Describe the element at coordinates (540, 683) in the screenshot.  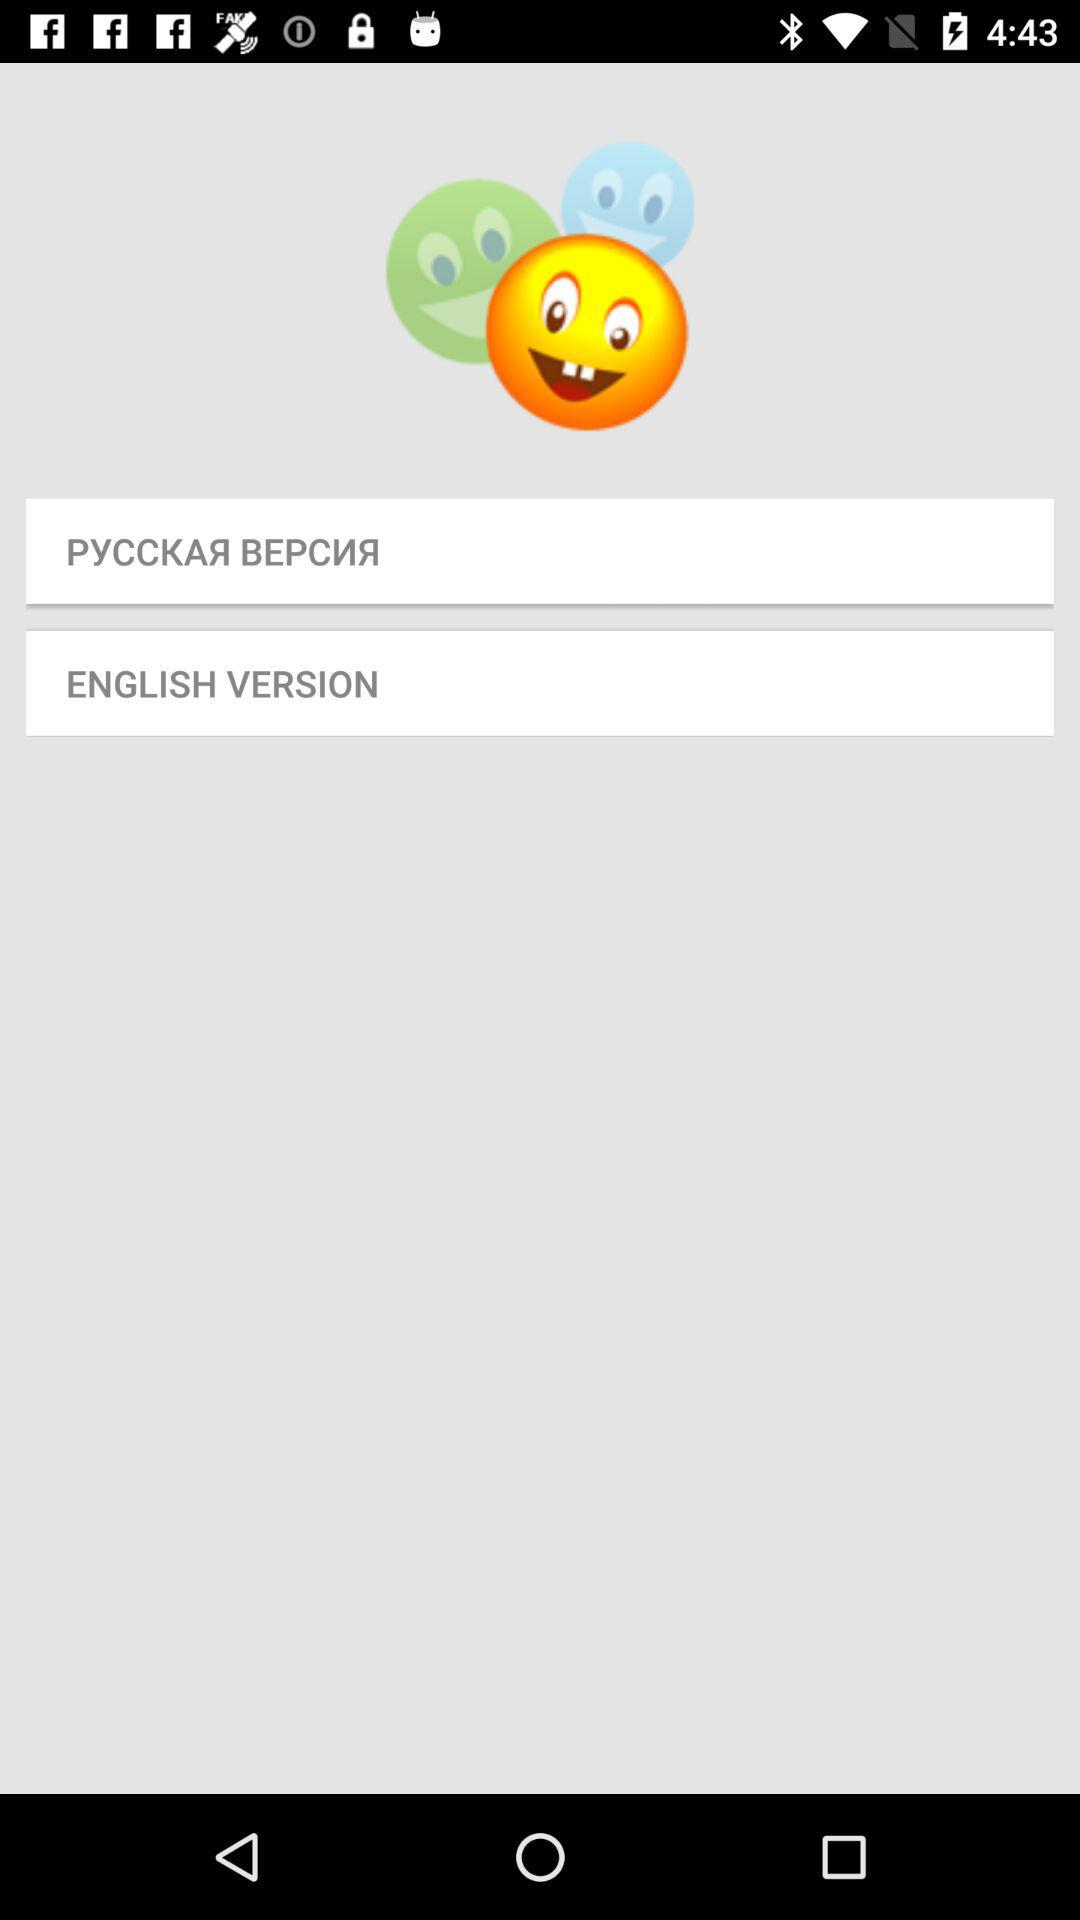
I see `the item at the center` at that location.